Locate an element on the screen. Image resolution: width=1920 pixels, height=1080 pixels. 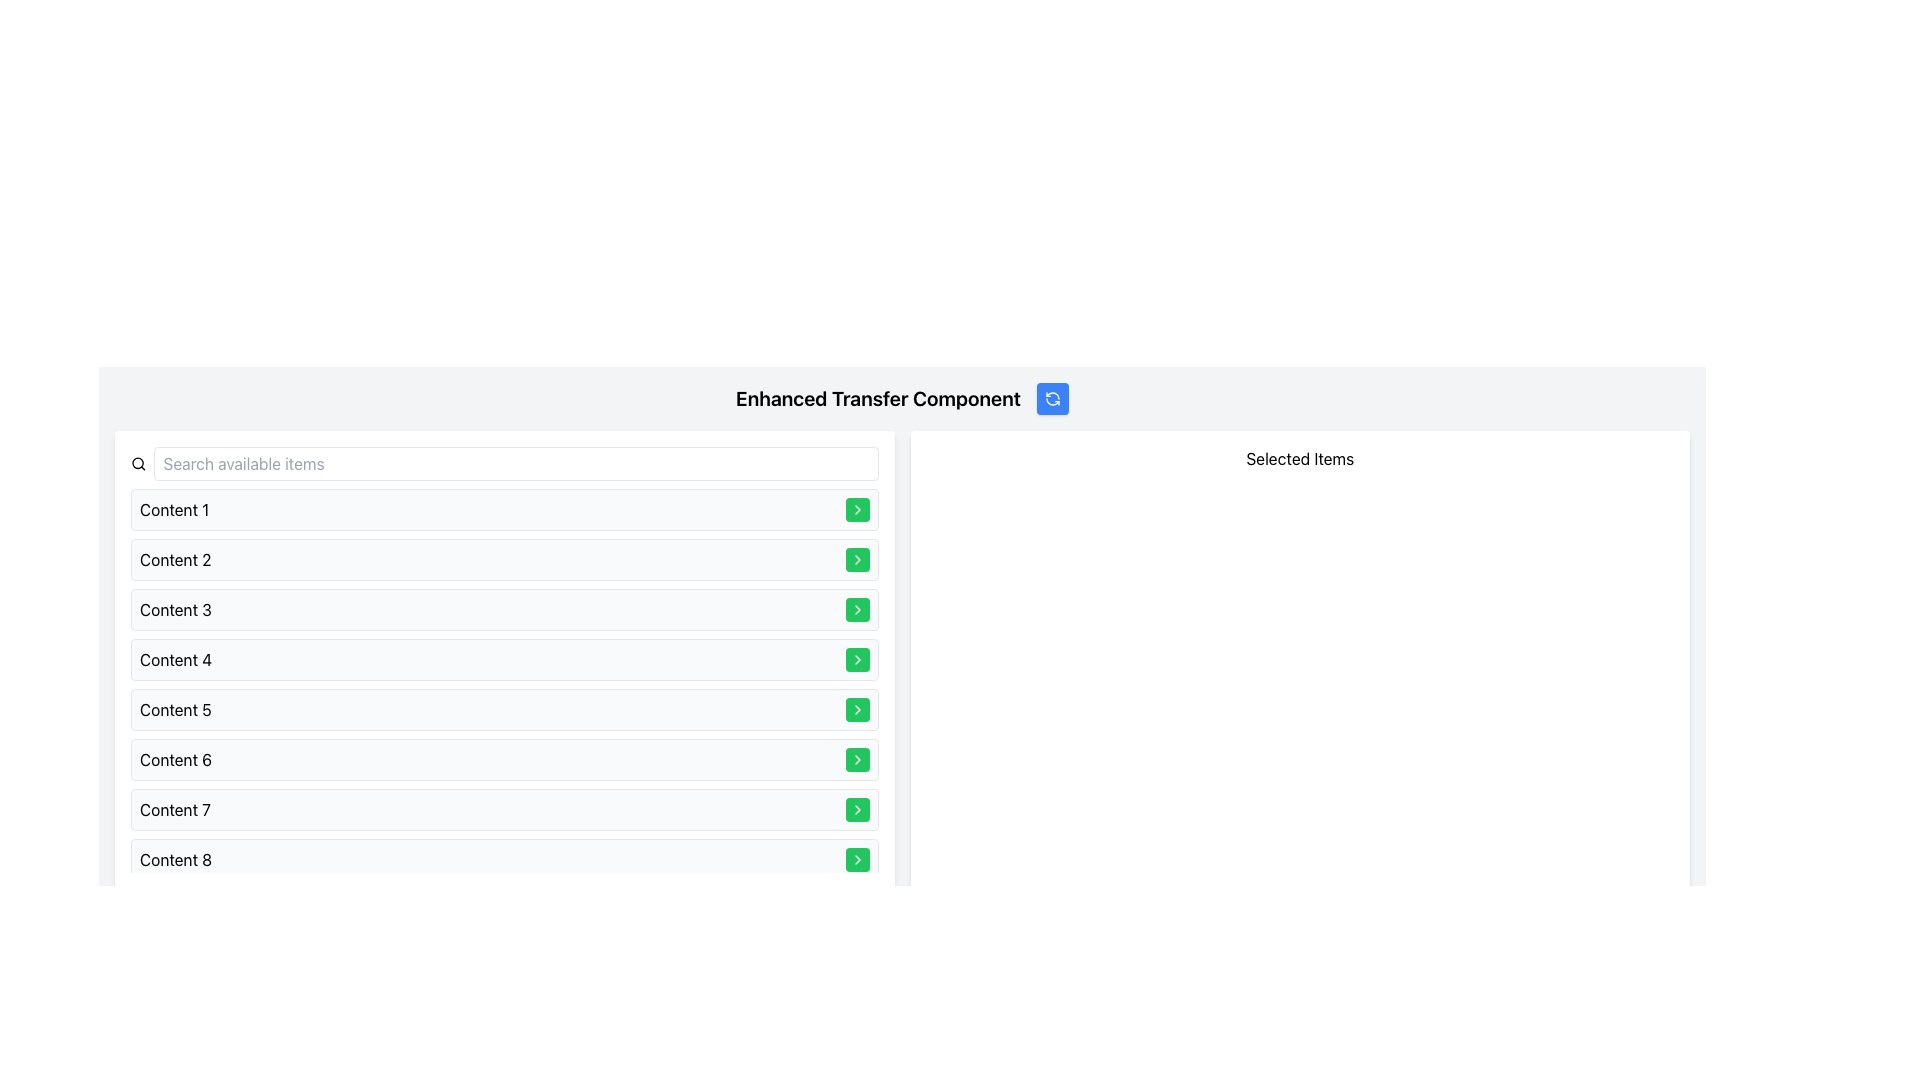
the refresh button located immediately to the right of the 'Enhanced Transfer Component' text in the header section is located at coordinates (1051, 398).